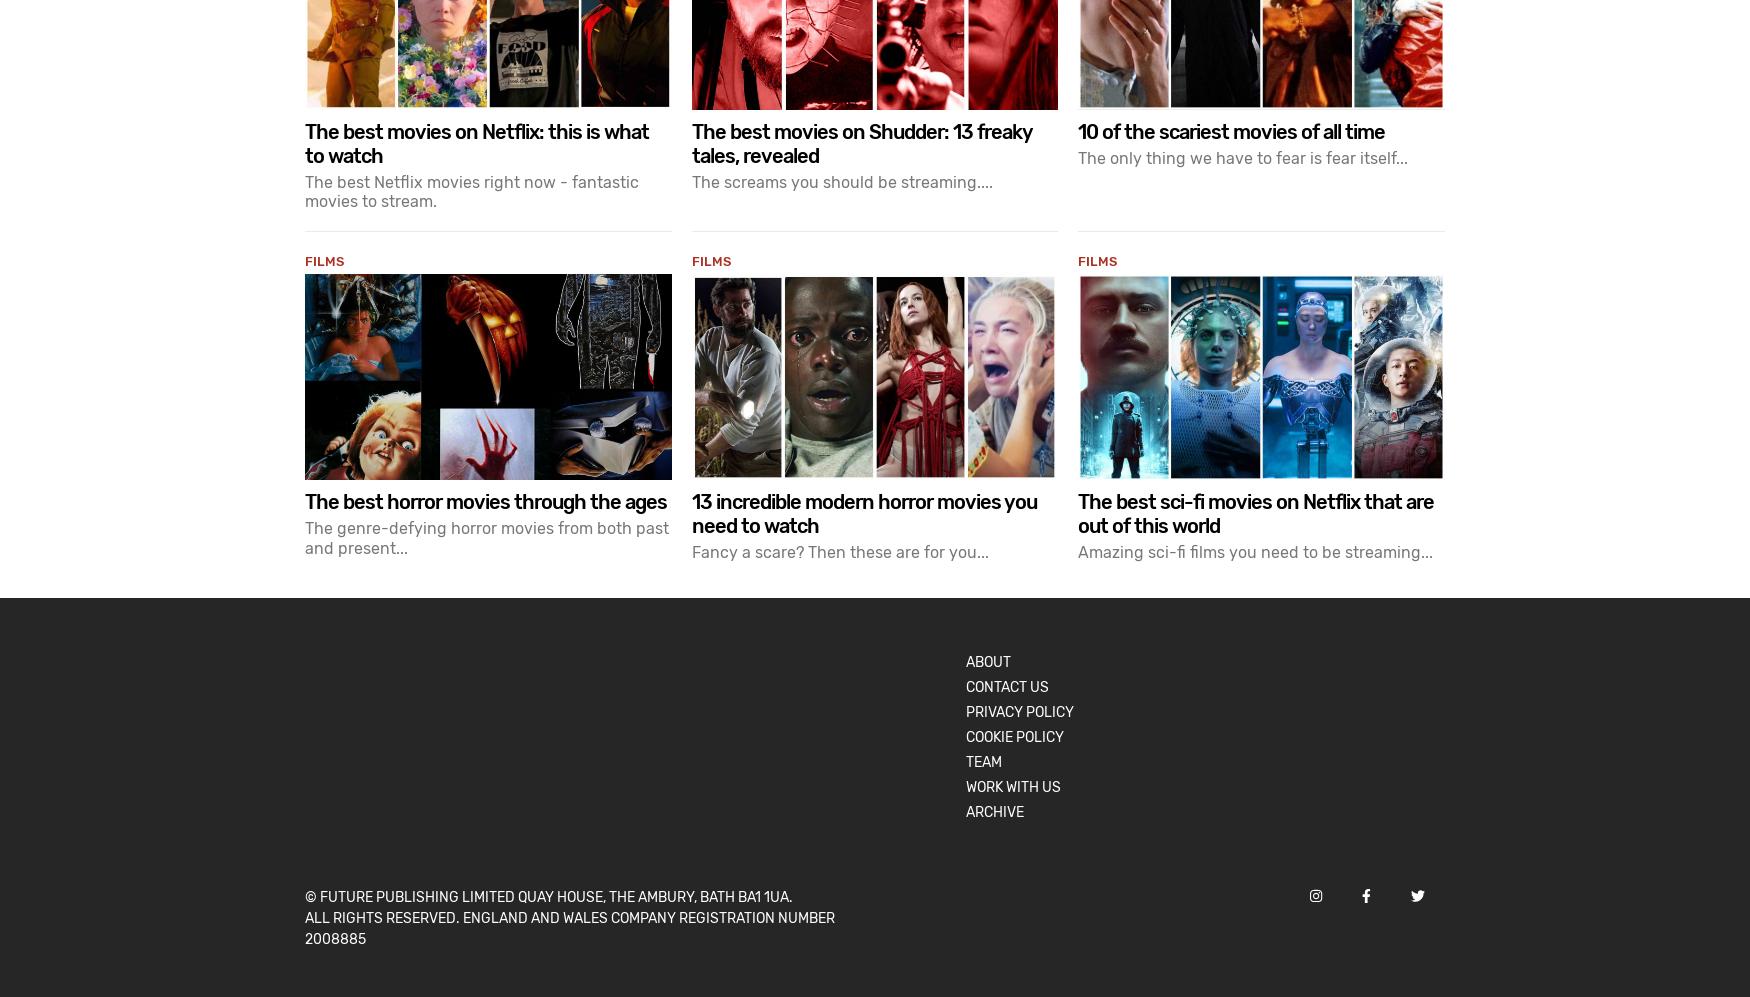 The height and width of the screenshot is (997, 1750). Describe the element at coordinates (569, 928) in the screenshot. I see `'All rights reserved. England and Wales company registration number 2008885'` at that location.